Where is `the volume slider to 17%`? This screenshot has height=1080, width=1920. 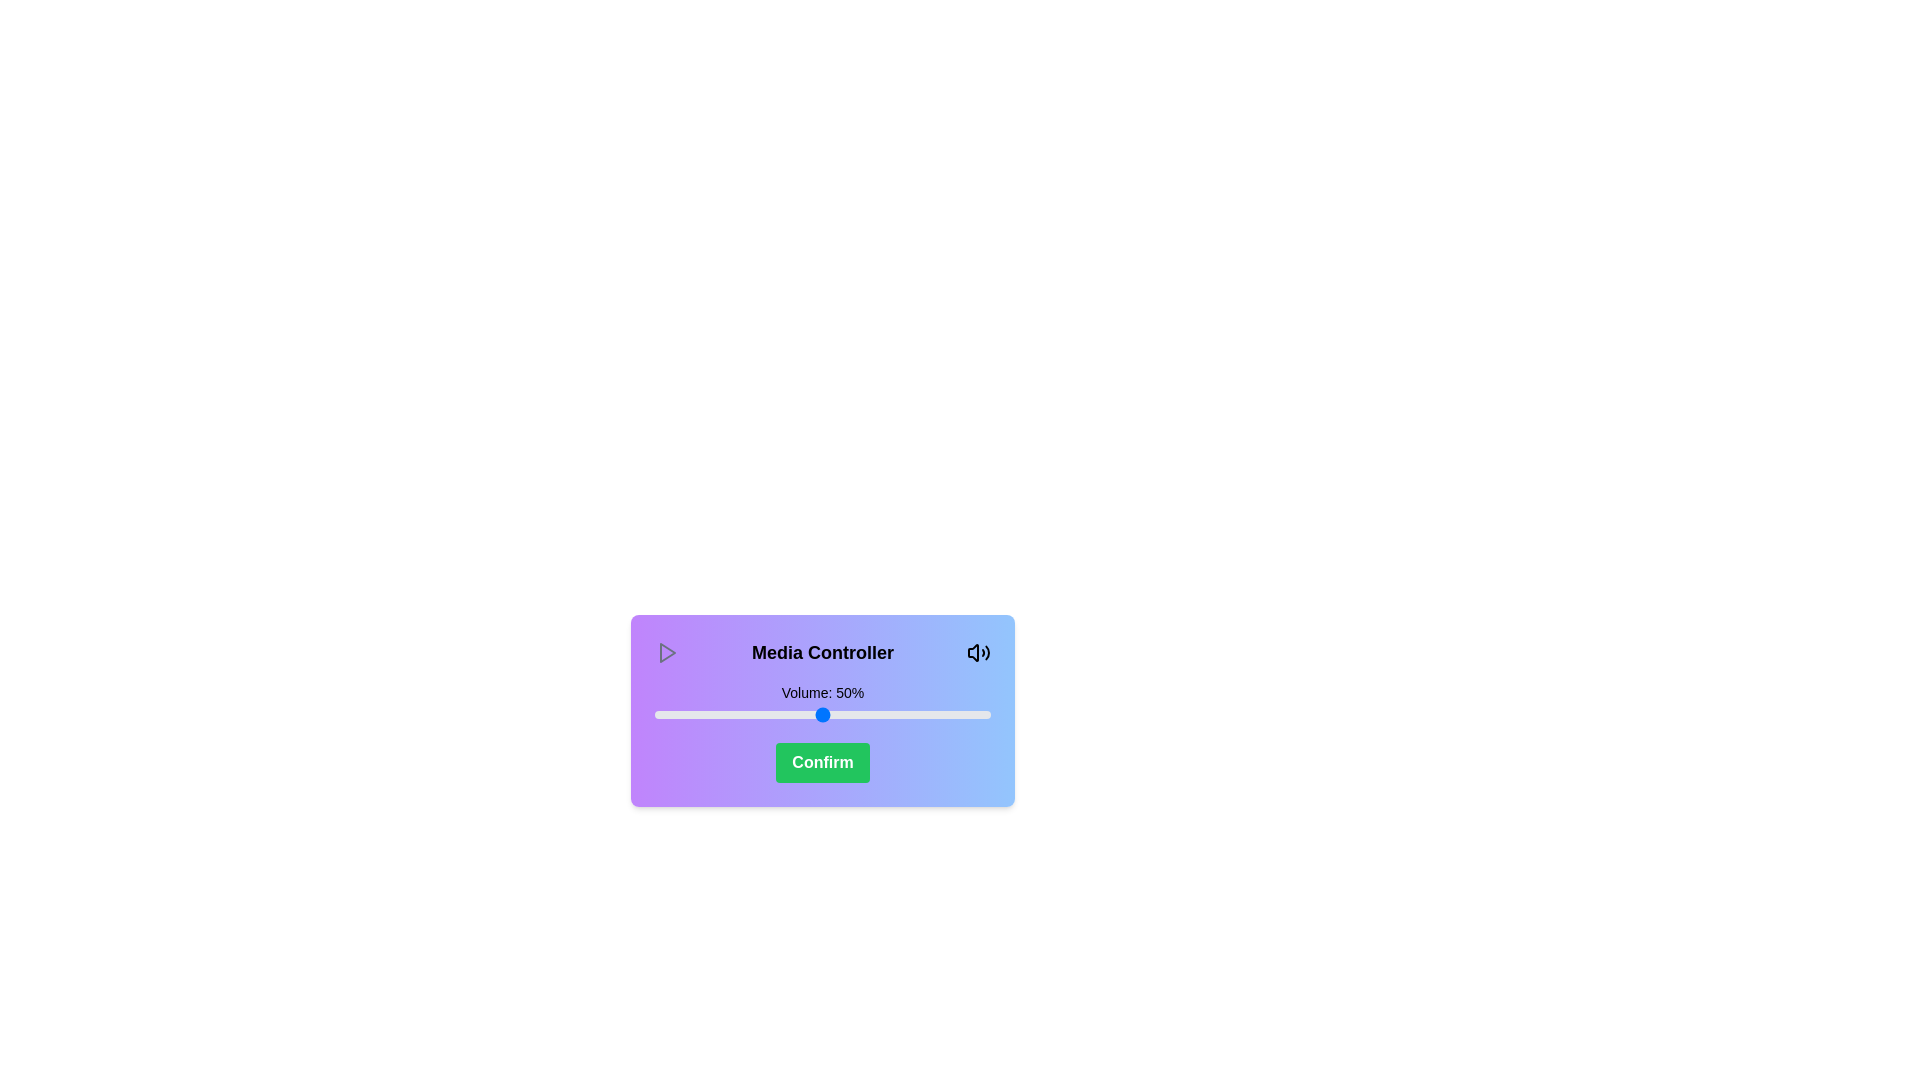 the volume slider to 17% is located at coordinates (712, 713).